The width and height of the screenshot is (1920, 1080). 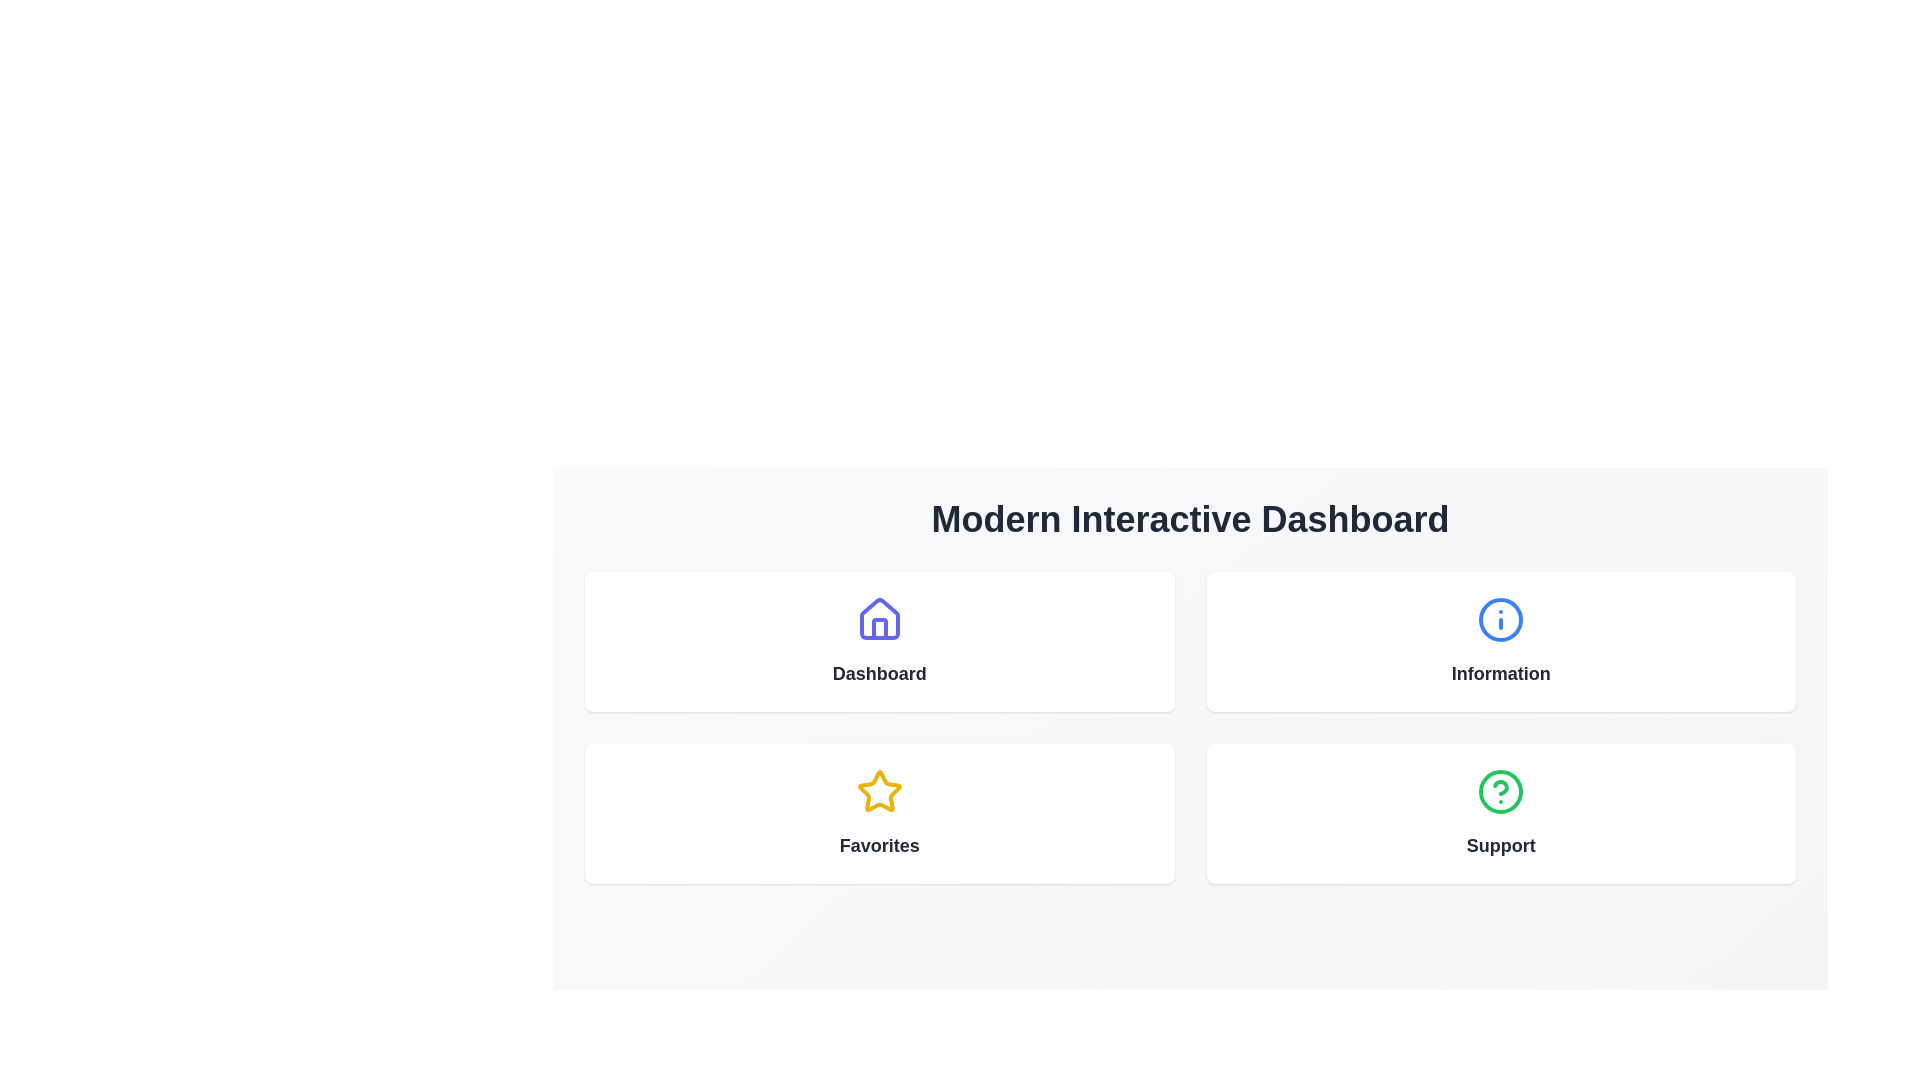 What do you see at coordinates (1501, 619) in the screenshot?
I see `the blue circular information icon with an 'i' symbol located in the upper right of the 'Information' card` at bounding box center [1501, 619].